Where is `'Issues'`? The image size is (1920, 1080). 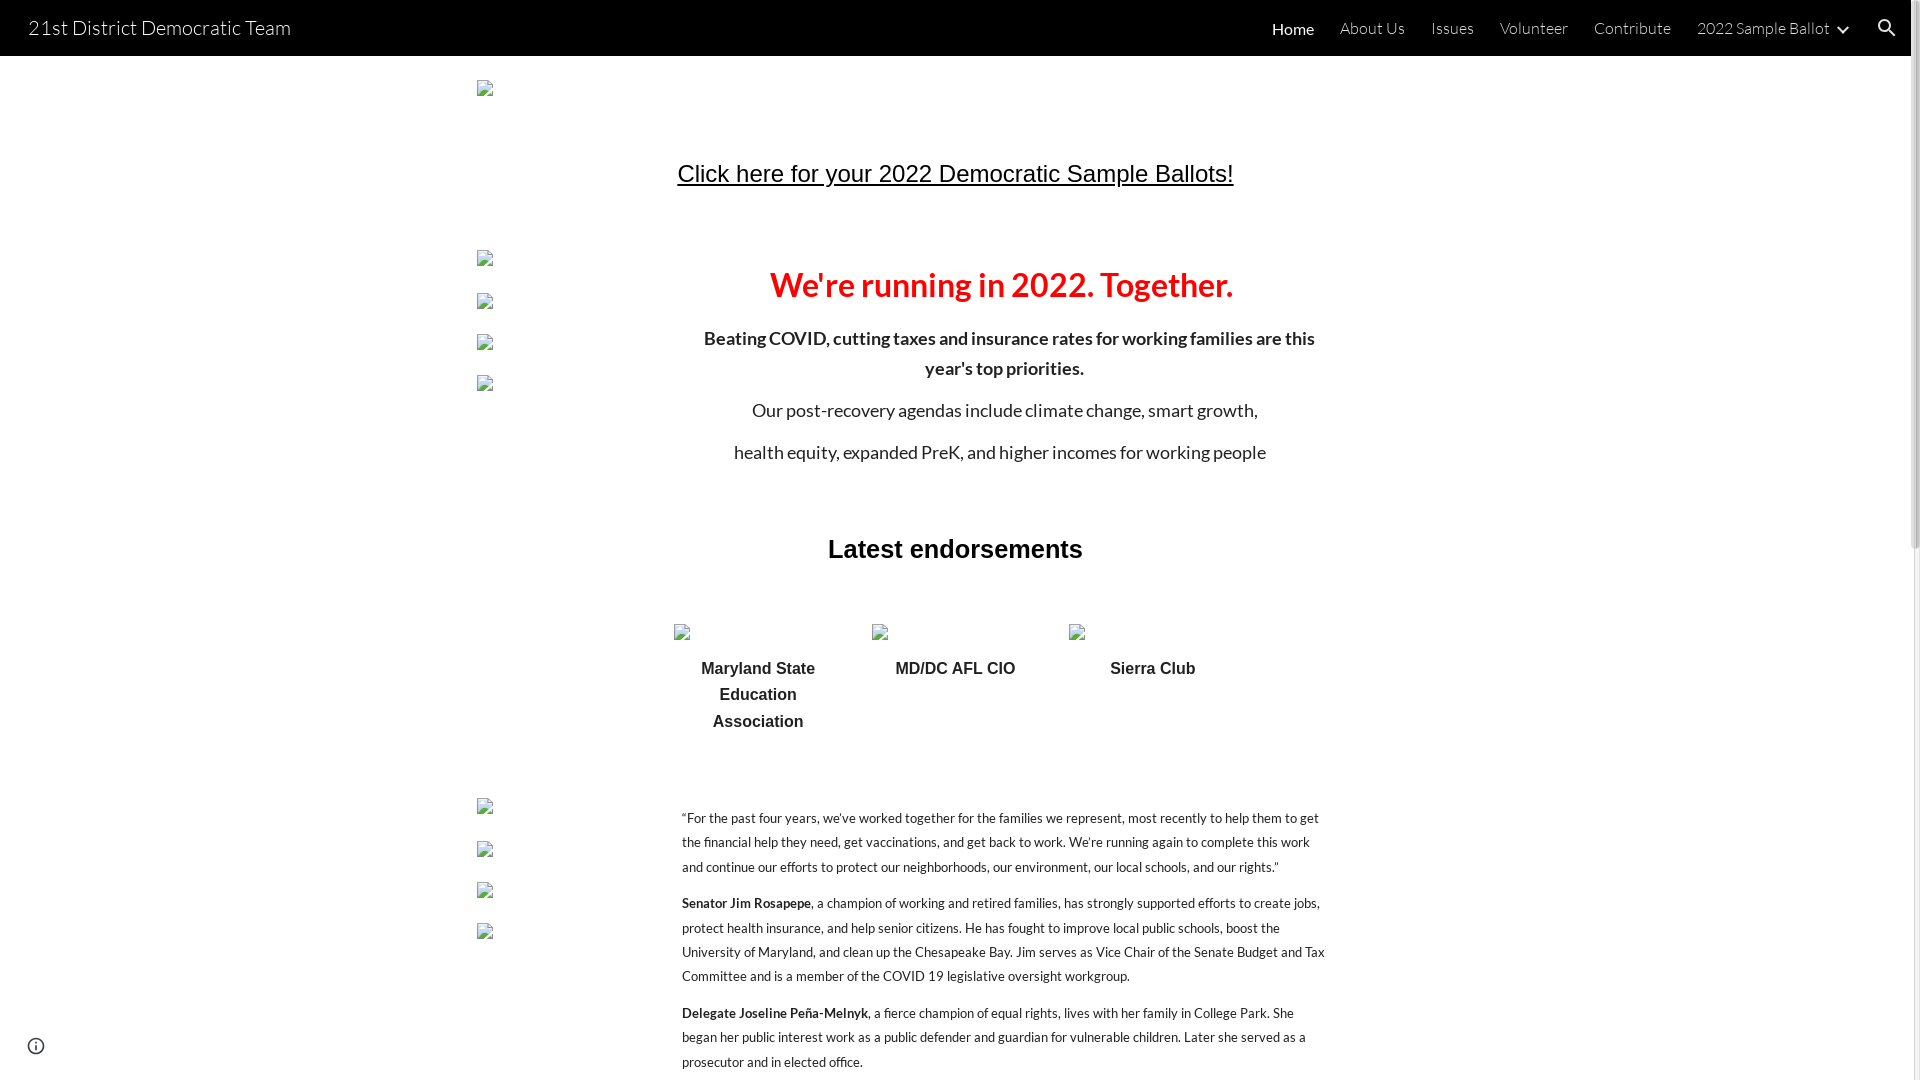 'Issues' is located at coordinates (1452, 27).